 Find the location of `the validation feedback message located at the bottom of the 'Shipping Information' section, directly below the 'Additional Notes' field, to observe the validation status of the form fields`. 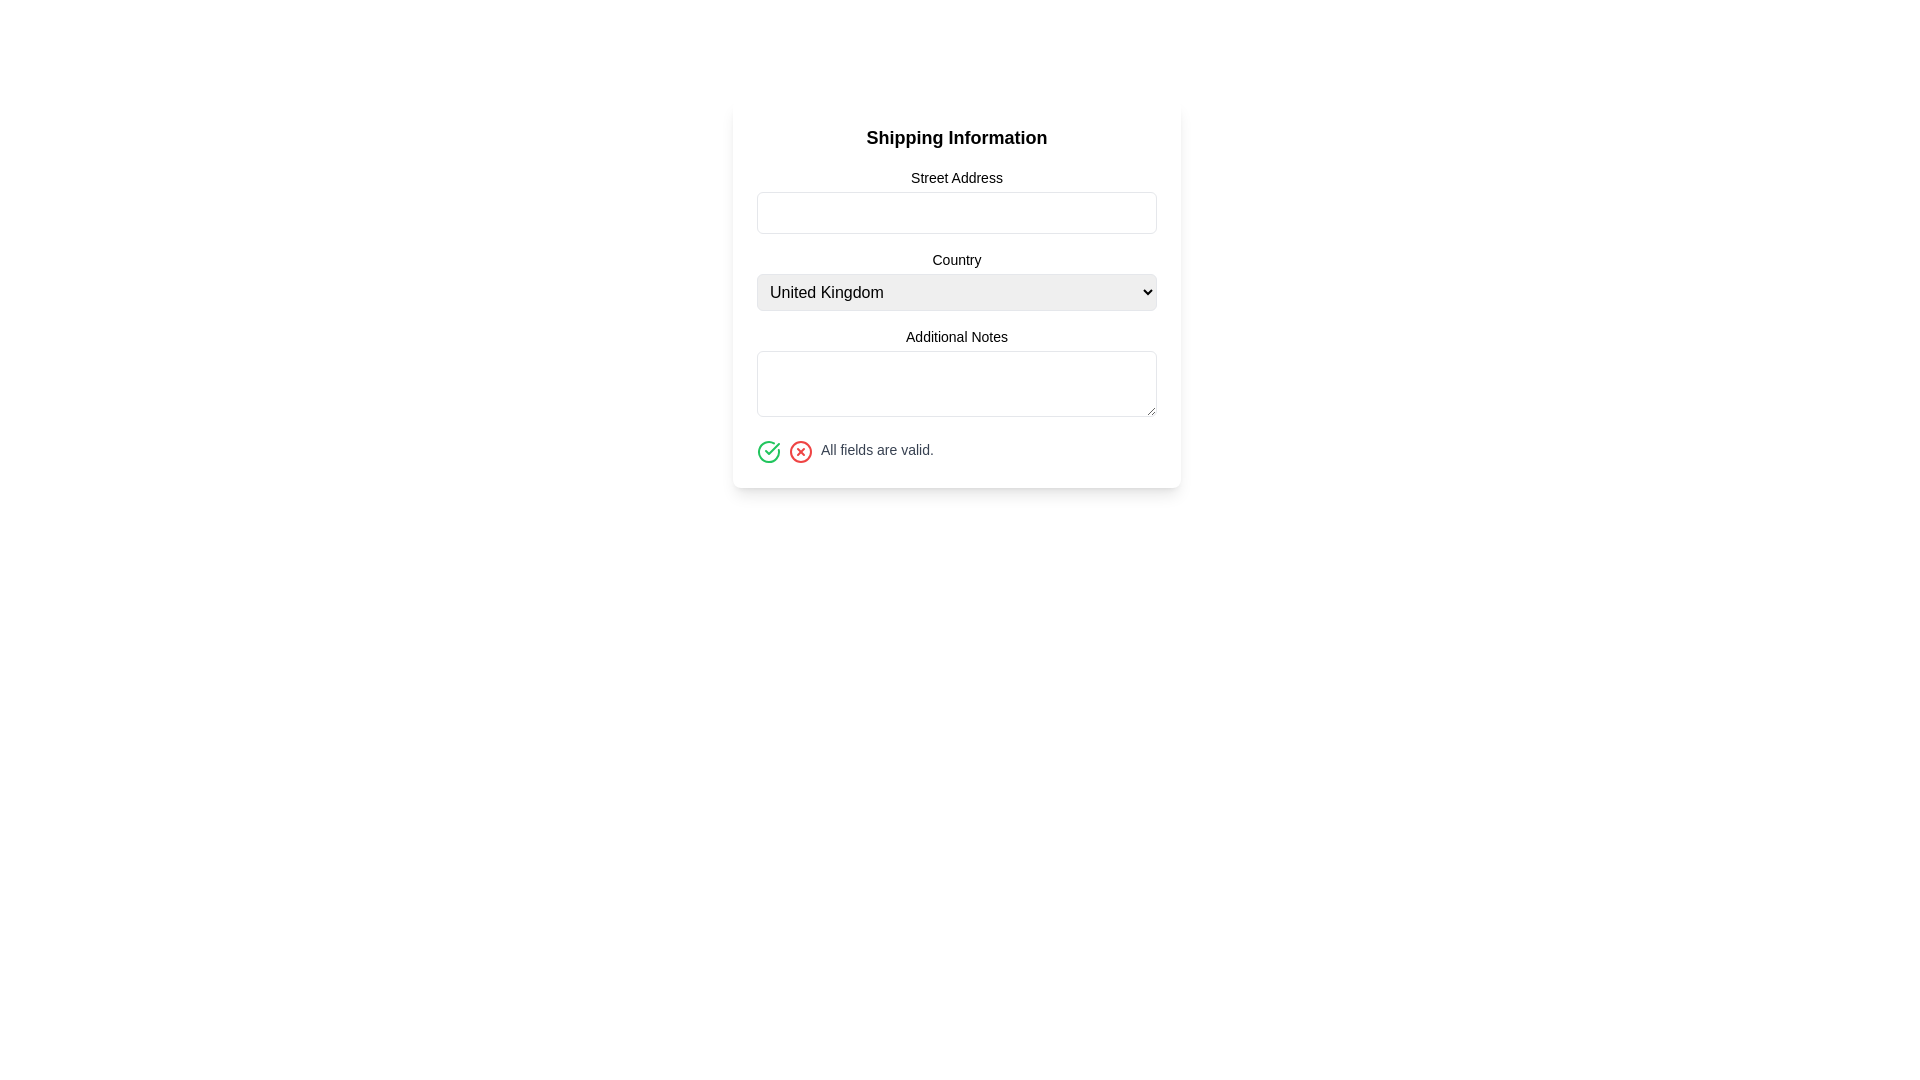

the validation feedback message located at the bottom of the 'Shipping Information' section, directly below the 'Additional Notes' field, to observe the validation status of the form fields is located at coordinates (955, 451).